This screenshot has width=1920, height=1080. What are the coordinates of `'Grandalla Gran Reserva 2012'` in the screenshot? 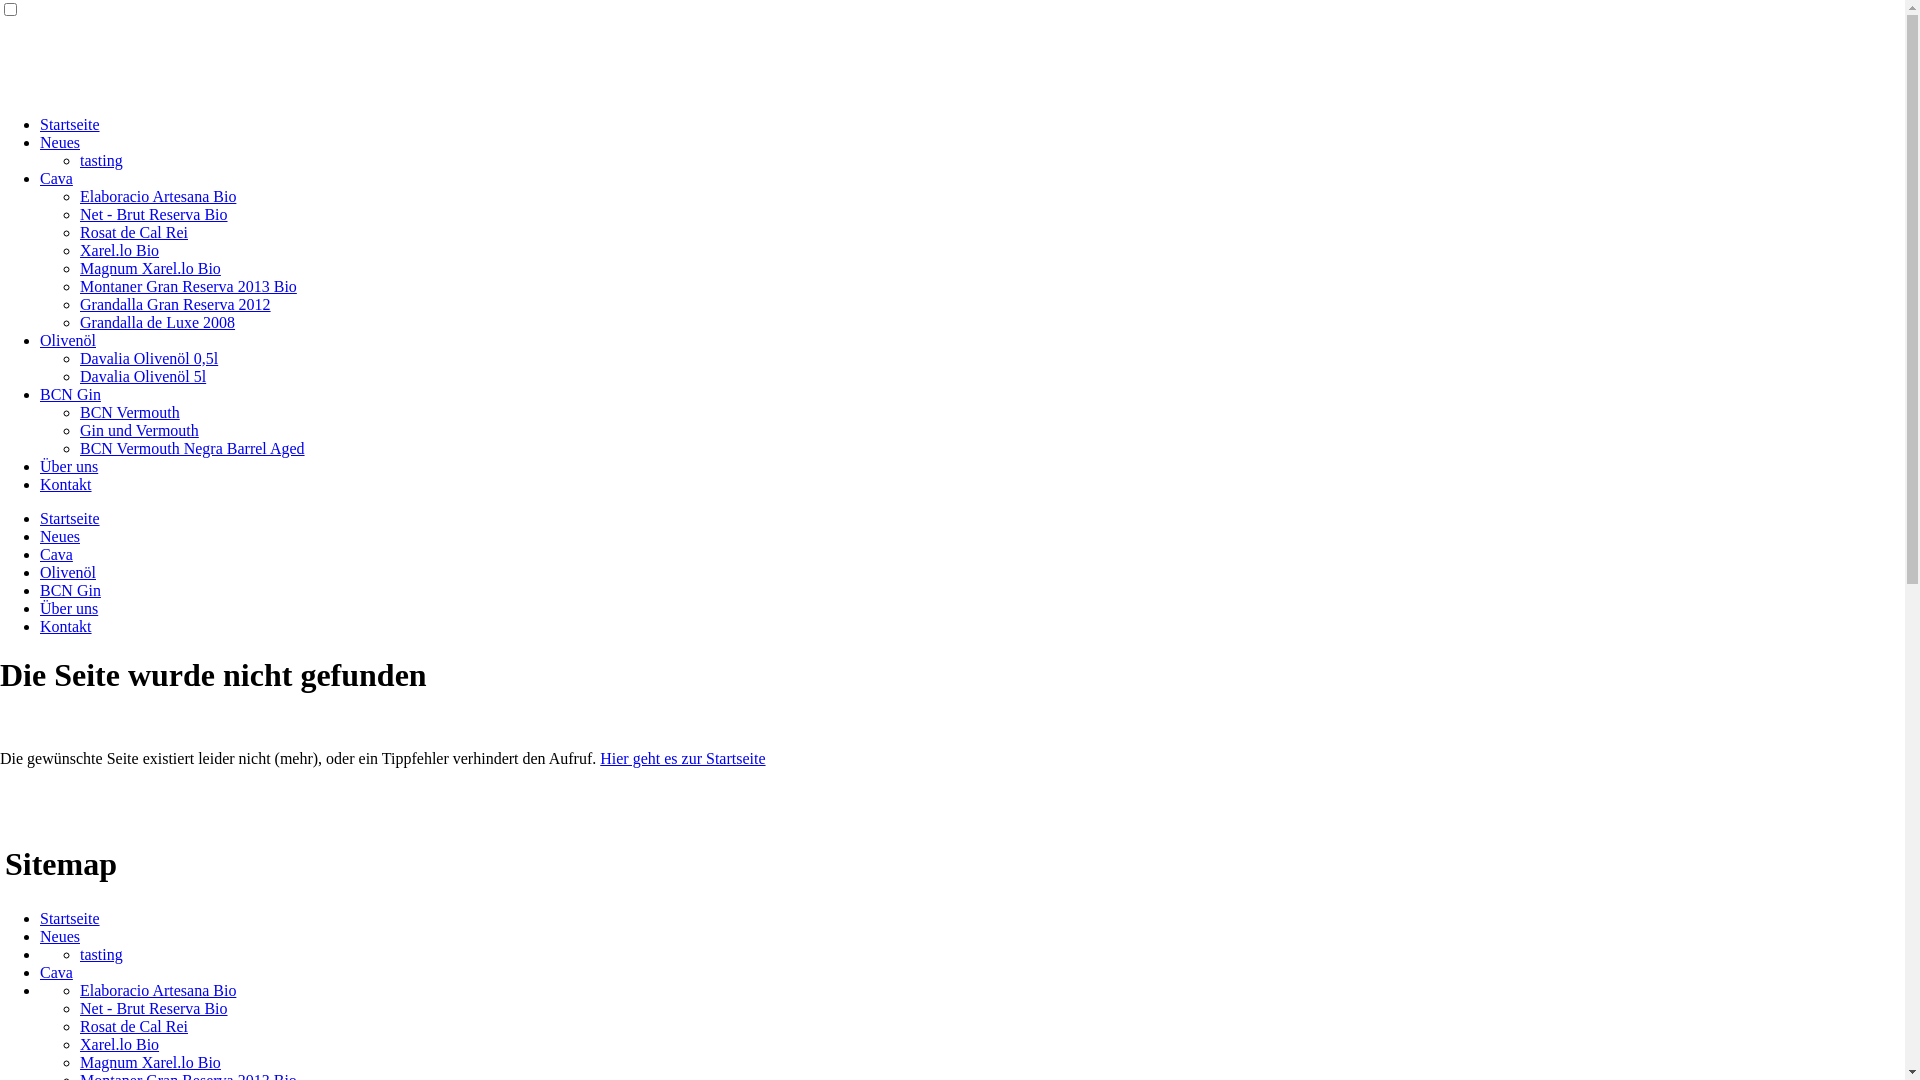 It's located at (175, 304).